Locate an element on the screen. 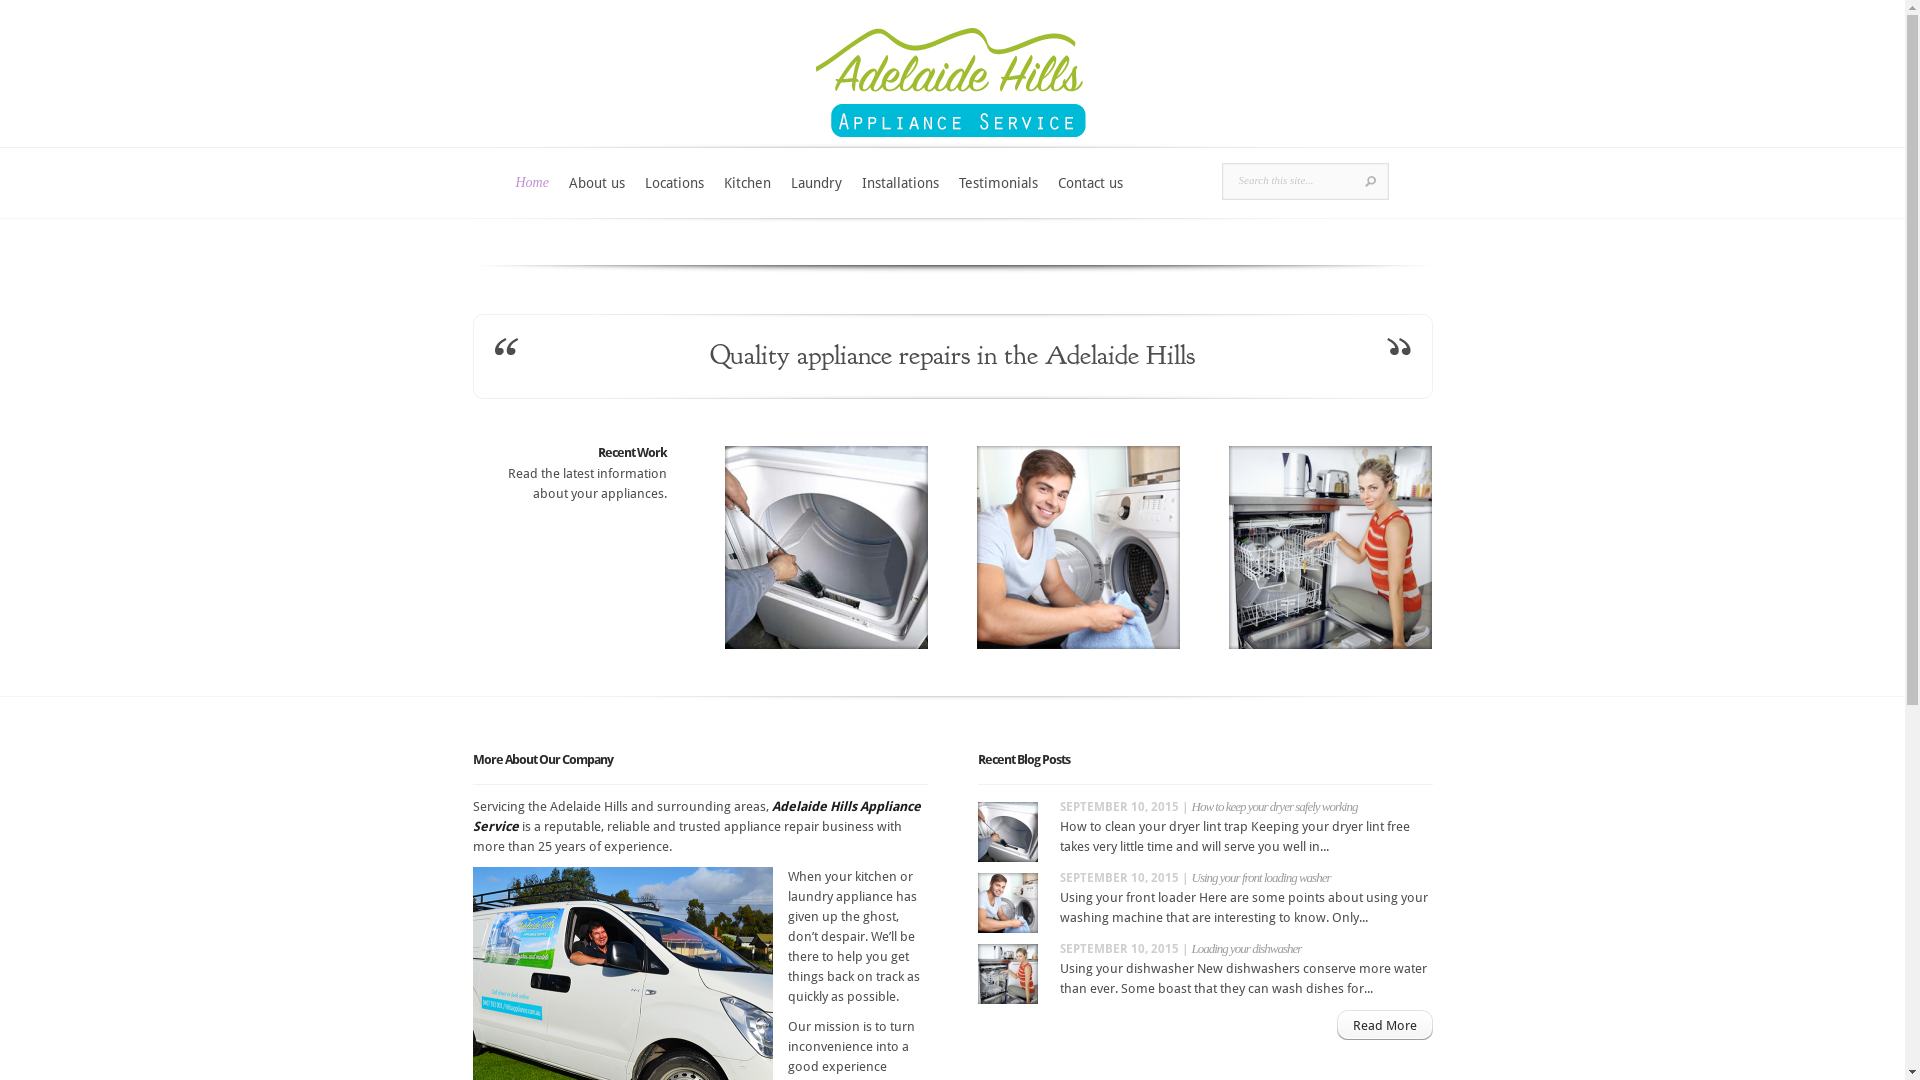 The width and height of the screenshot is (1920, 1080). 'Using your front loading washer' is located at coordinates (1260, 876).